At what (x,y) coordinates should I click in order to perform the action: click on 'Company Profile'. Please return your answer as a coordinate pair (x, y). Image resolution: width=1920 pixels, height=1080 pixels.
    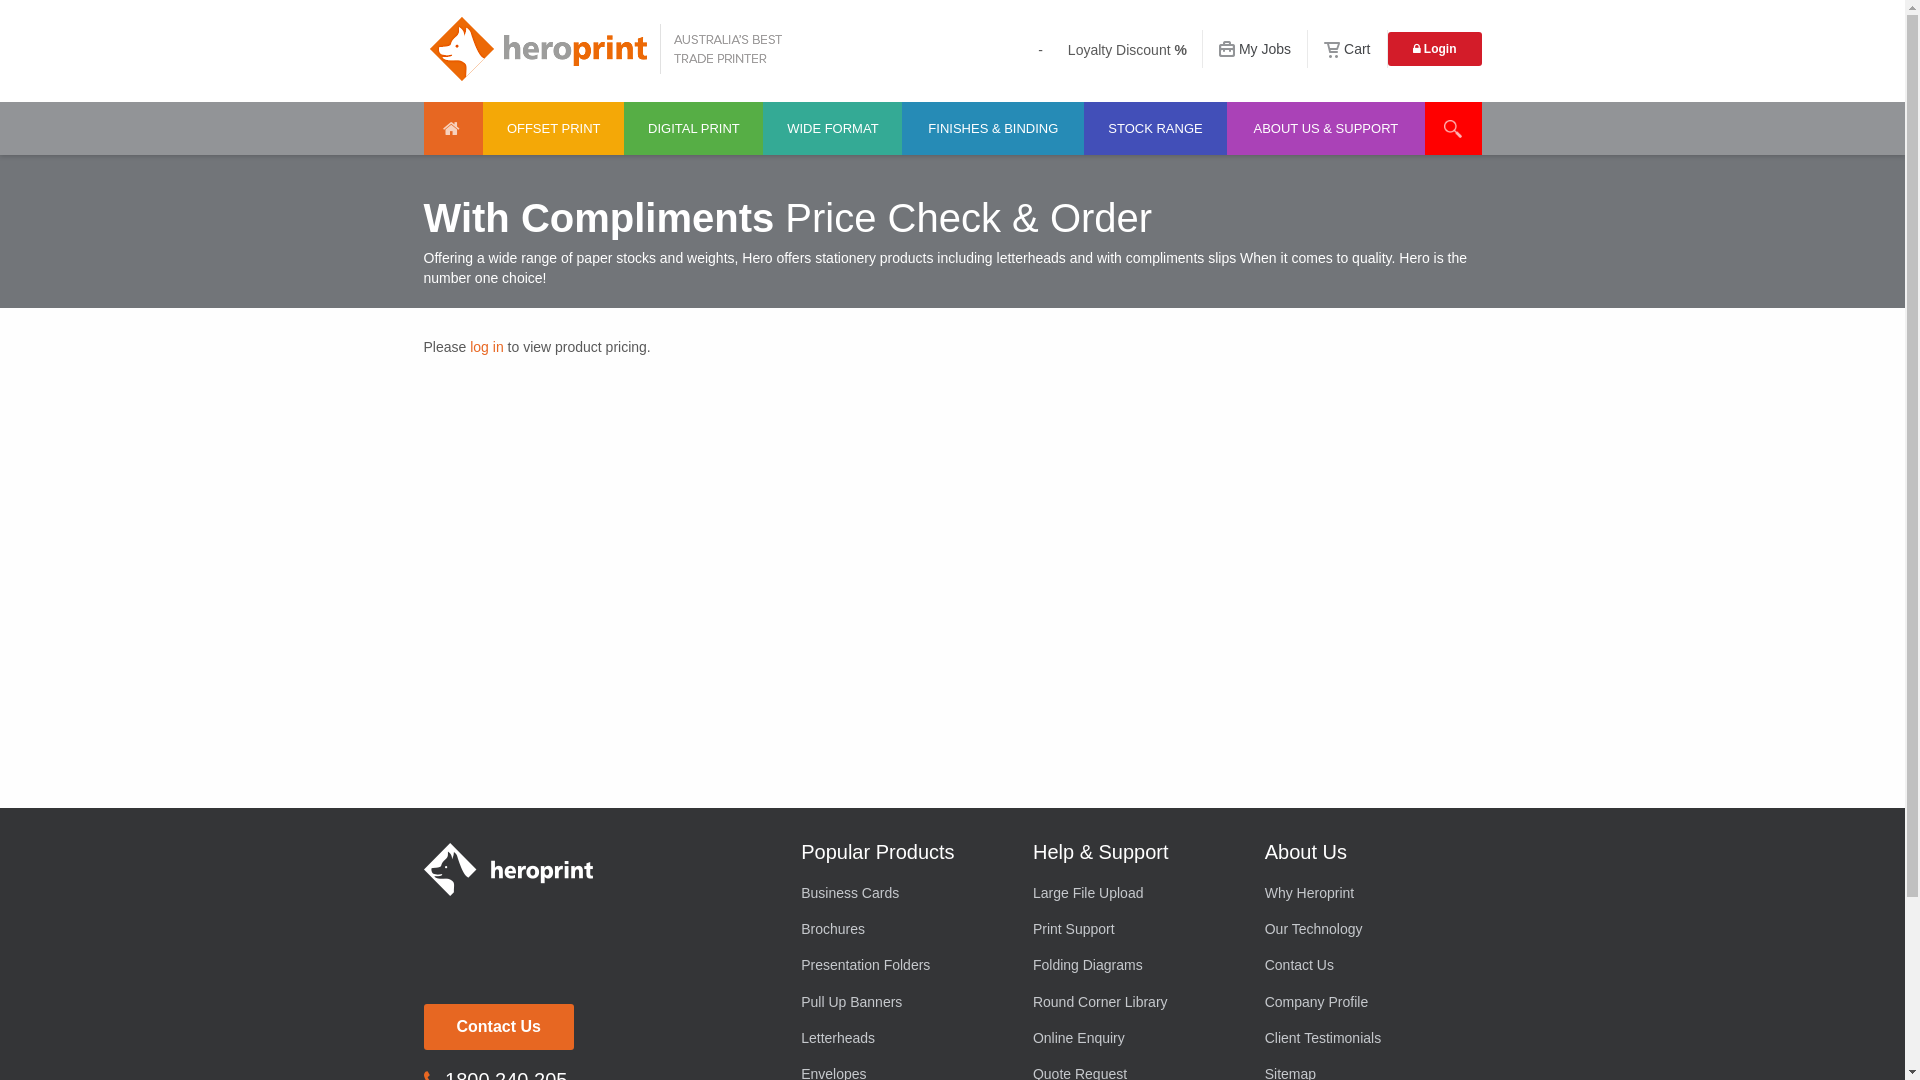
    Looking at the image, I should click on (1264, 1002).